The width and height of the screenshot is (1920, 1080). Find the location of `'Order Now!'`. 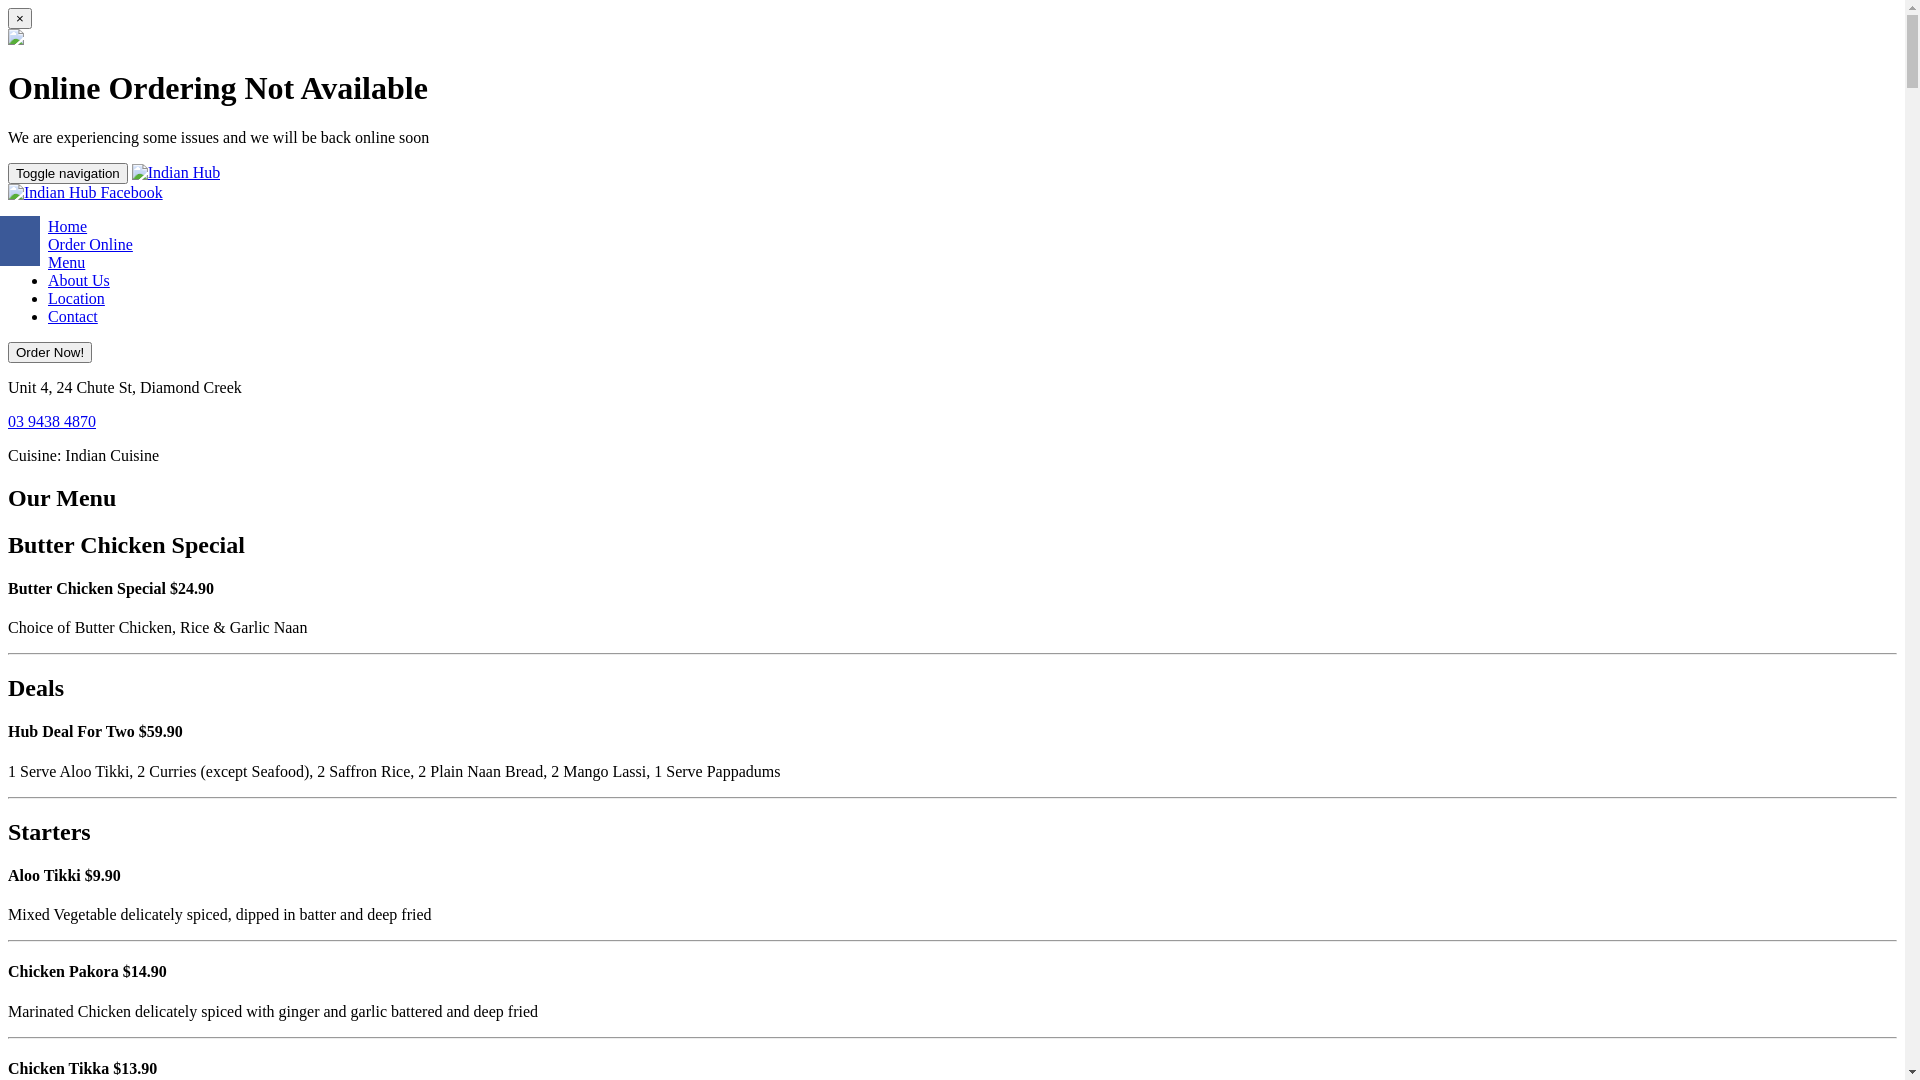

'Order Now!' is located at coordinates (49, 351).